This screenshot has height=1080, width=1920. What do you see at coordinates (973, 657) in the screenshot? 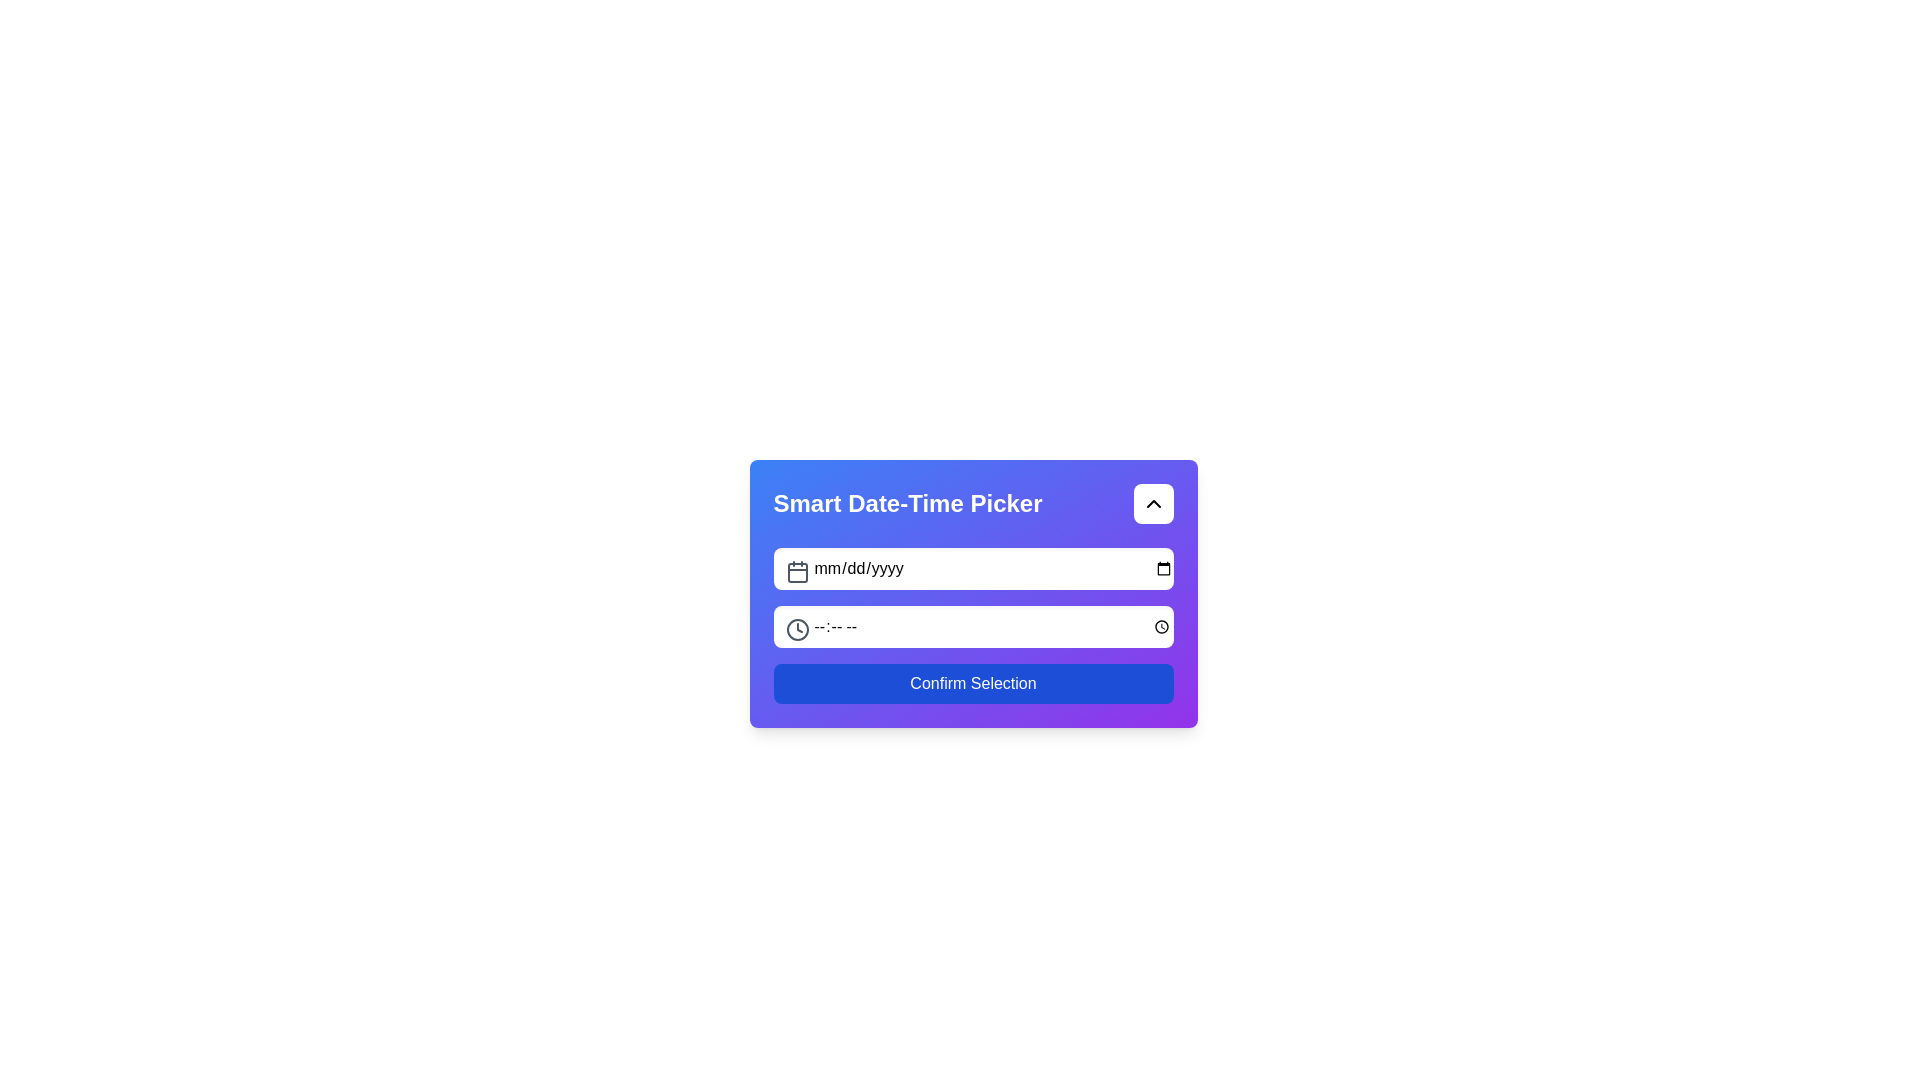
I see `the 'Confirm Selection' button in the Smart Date-Time Picker popup dialog to confirm the selected date and time` at bounding box center [973, 657].